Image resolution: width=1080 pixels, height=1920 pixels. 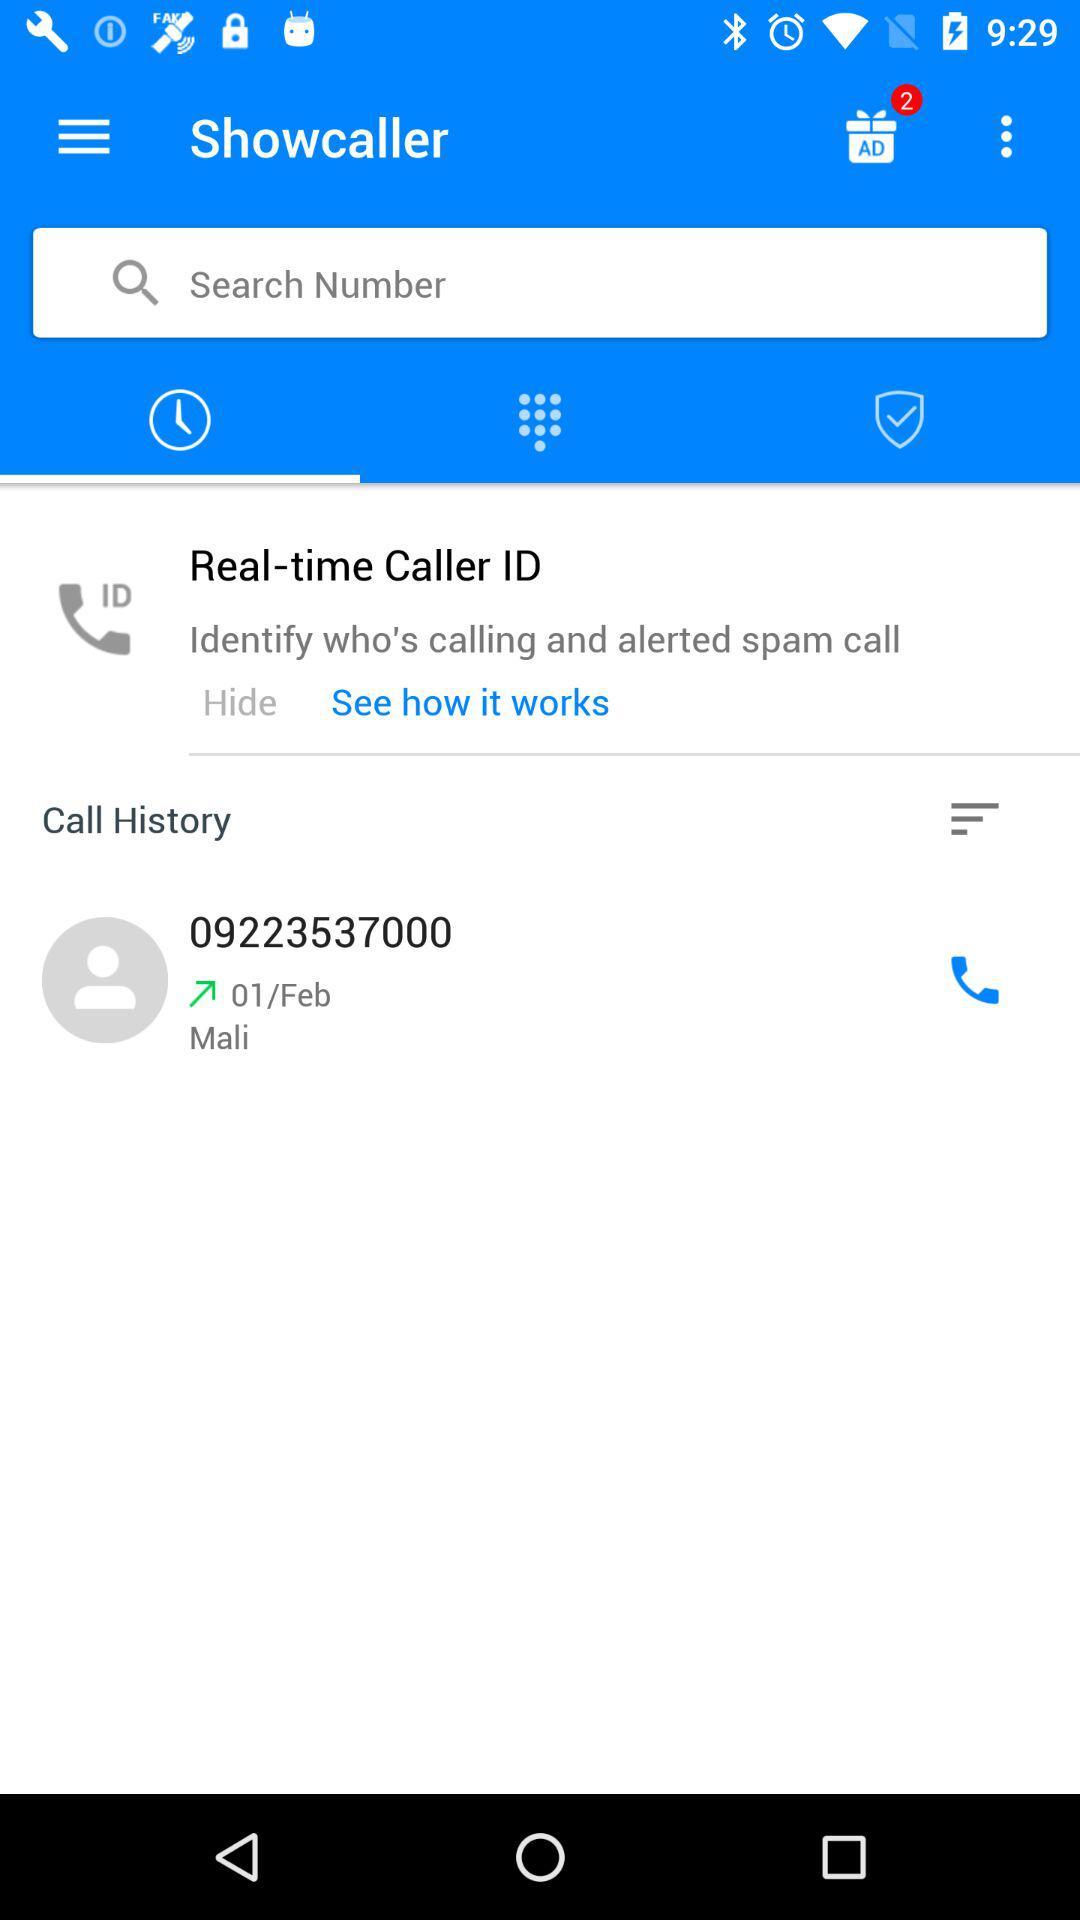 I want to click on open options, so click(x=1006, y=135).